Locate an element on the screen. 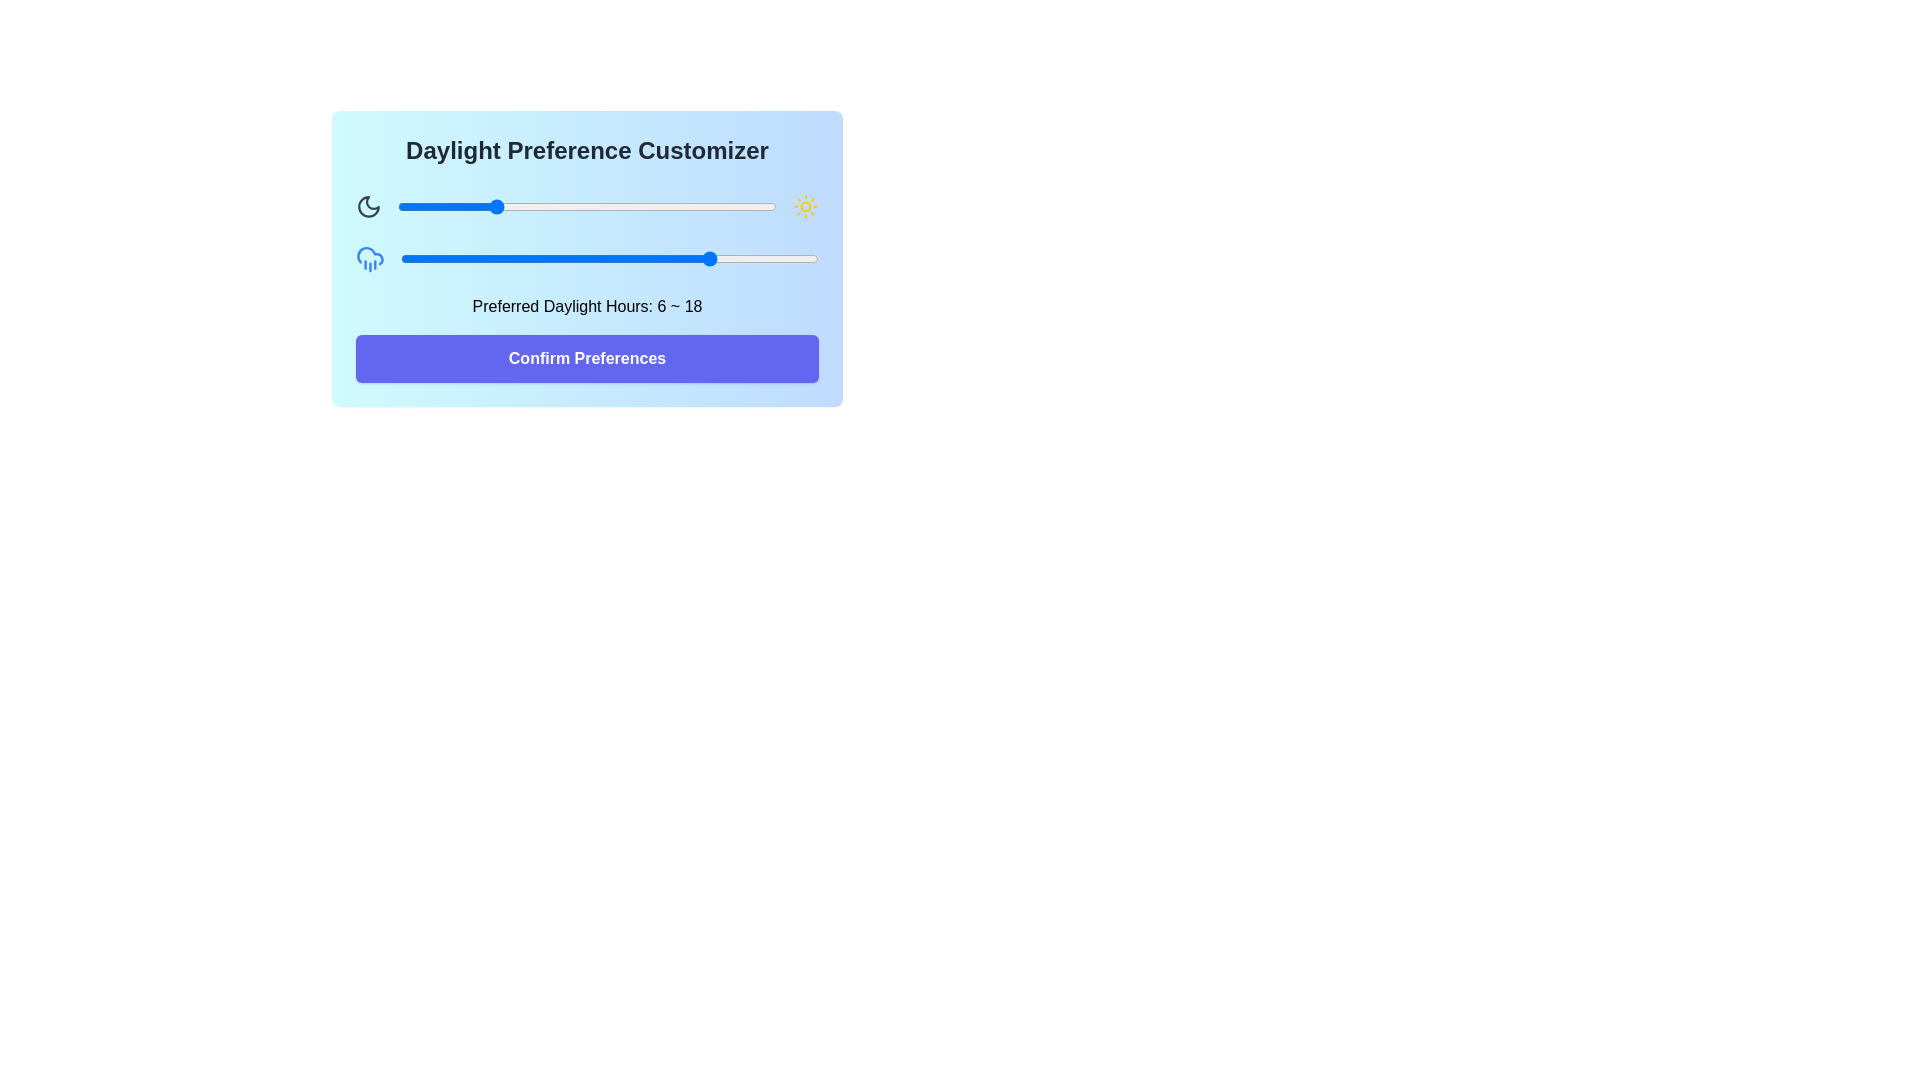 This screenshot has height=1080, width=1920. the daylight preference is located at coordinates (540, 257).